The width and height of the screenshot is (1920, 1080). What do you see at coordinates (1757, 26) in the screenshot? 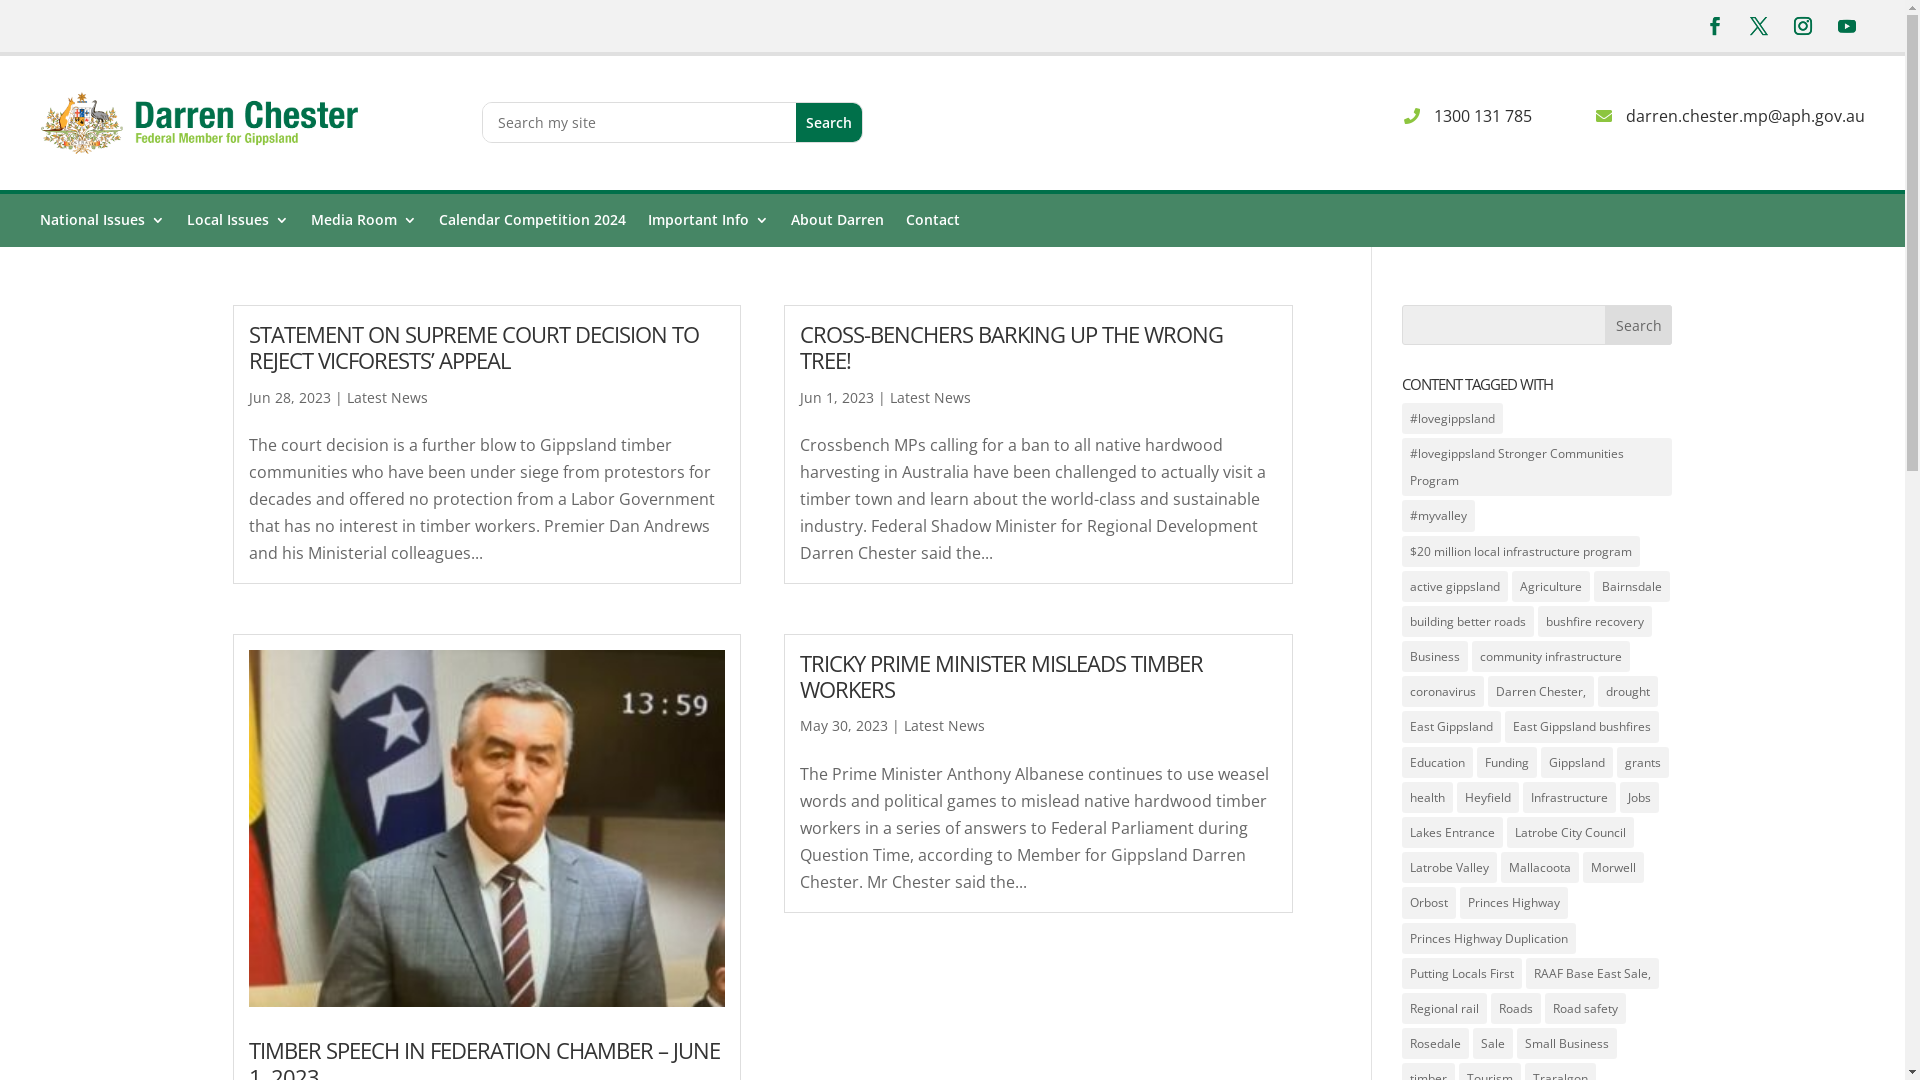
I see `'Follow on X'` at bounding box center [1757, 26].